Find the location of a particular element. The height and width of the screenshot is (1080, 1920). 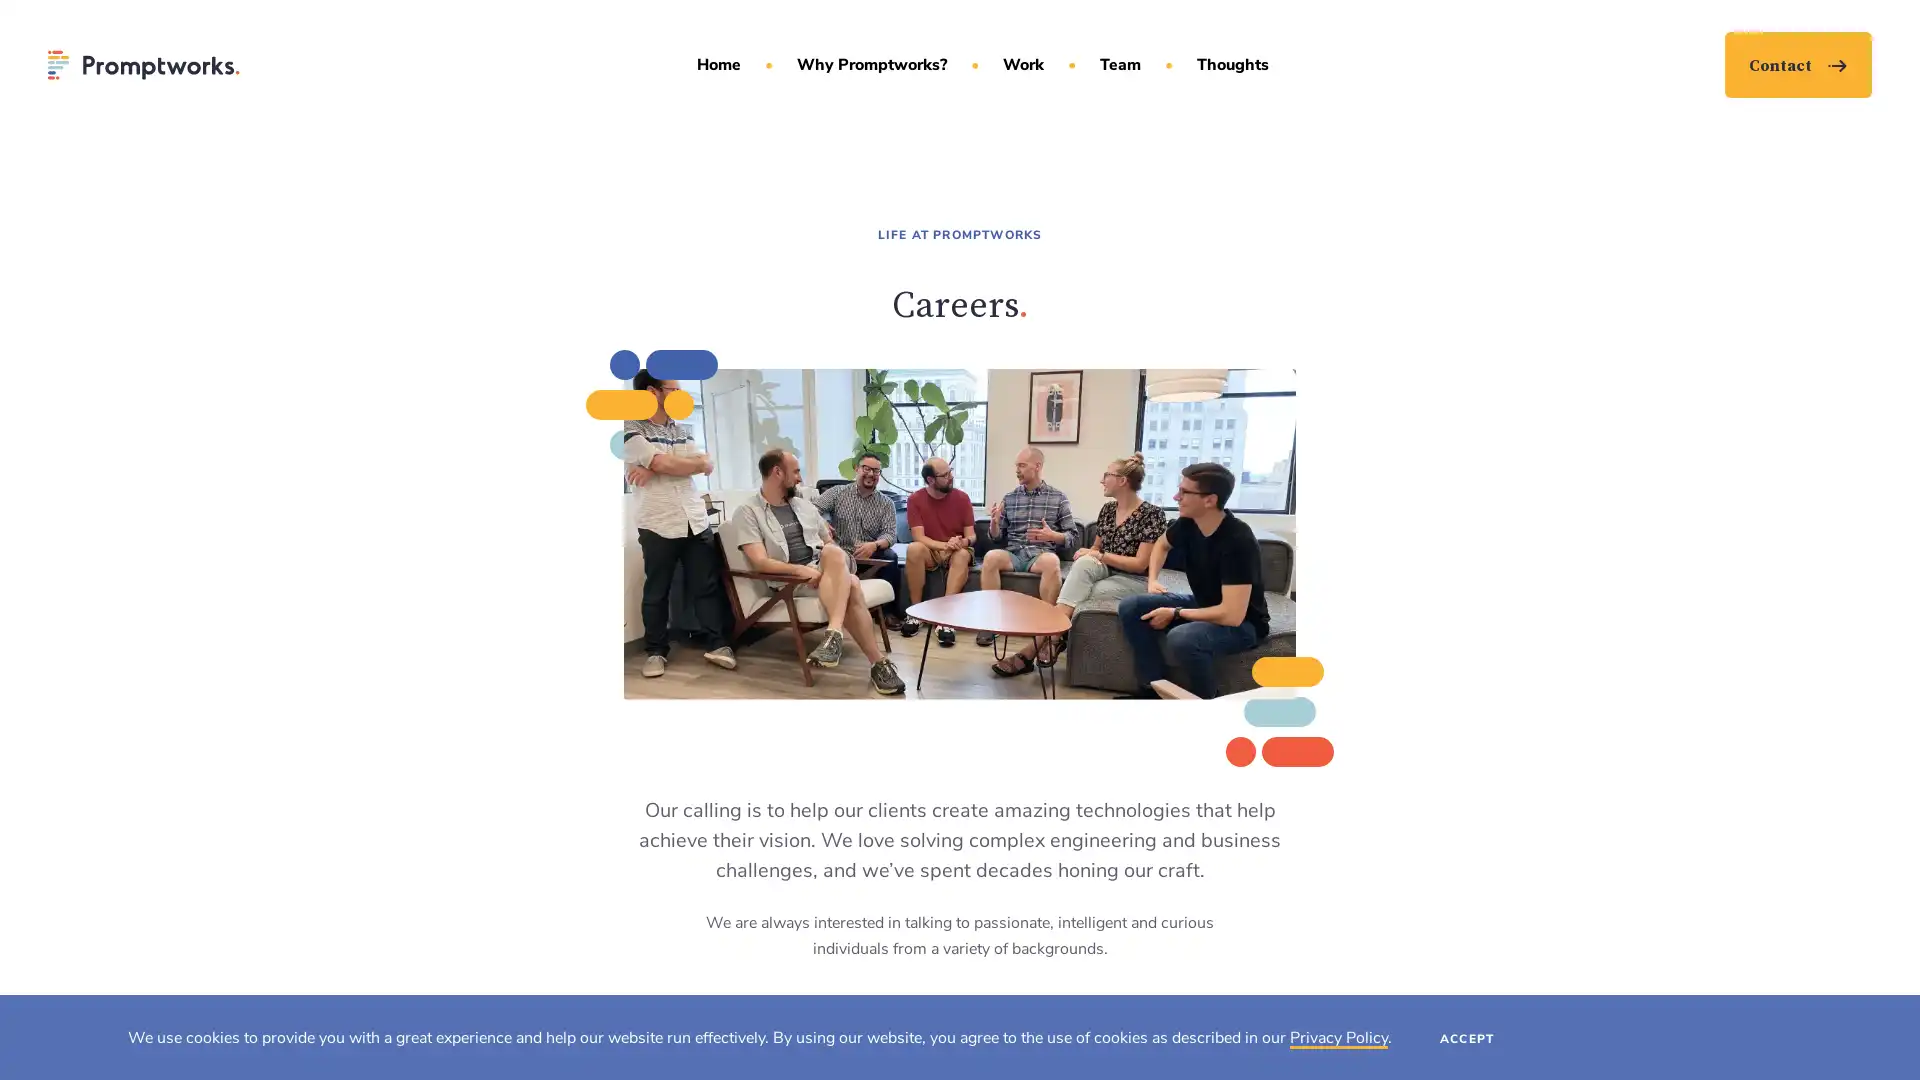

ACCEPT is located at coordinates (1467, 1036).